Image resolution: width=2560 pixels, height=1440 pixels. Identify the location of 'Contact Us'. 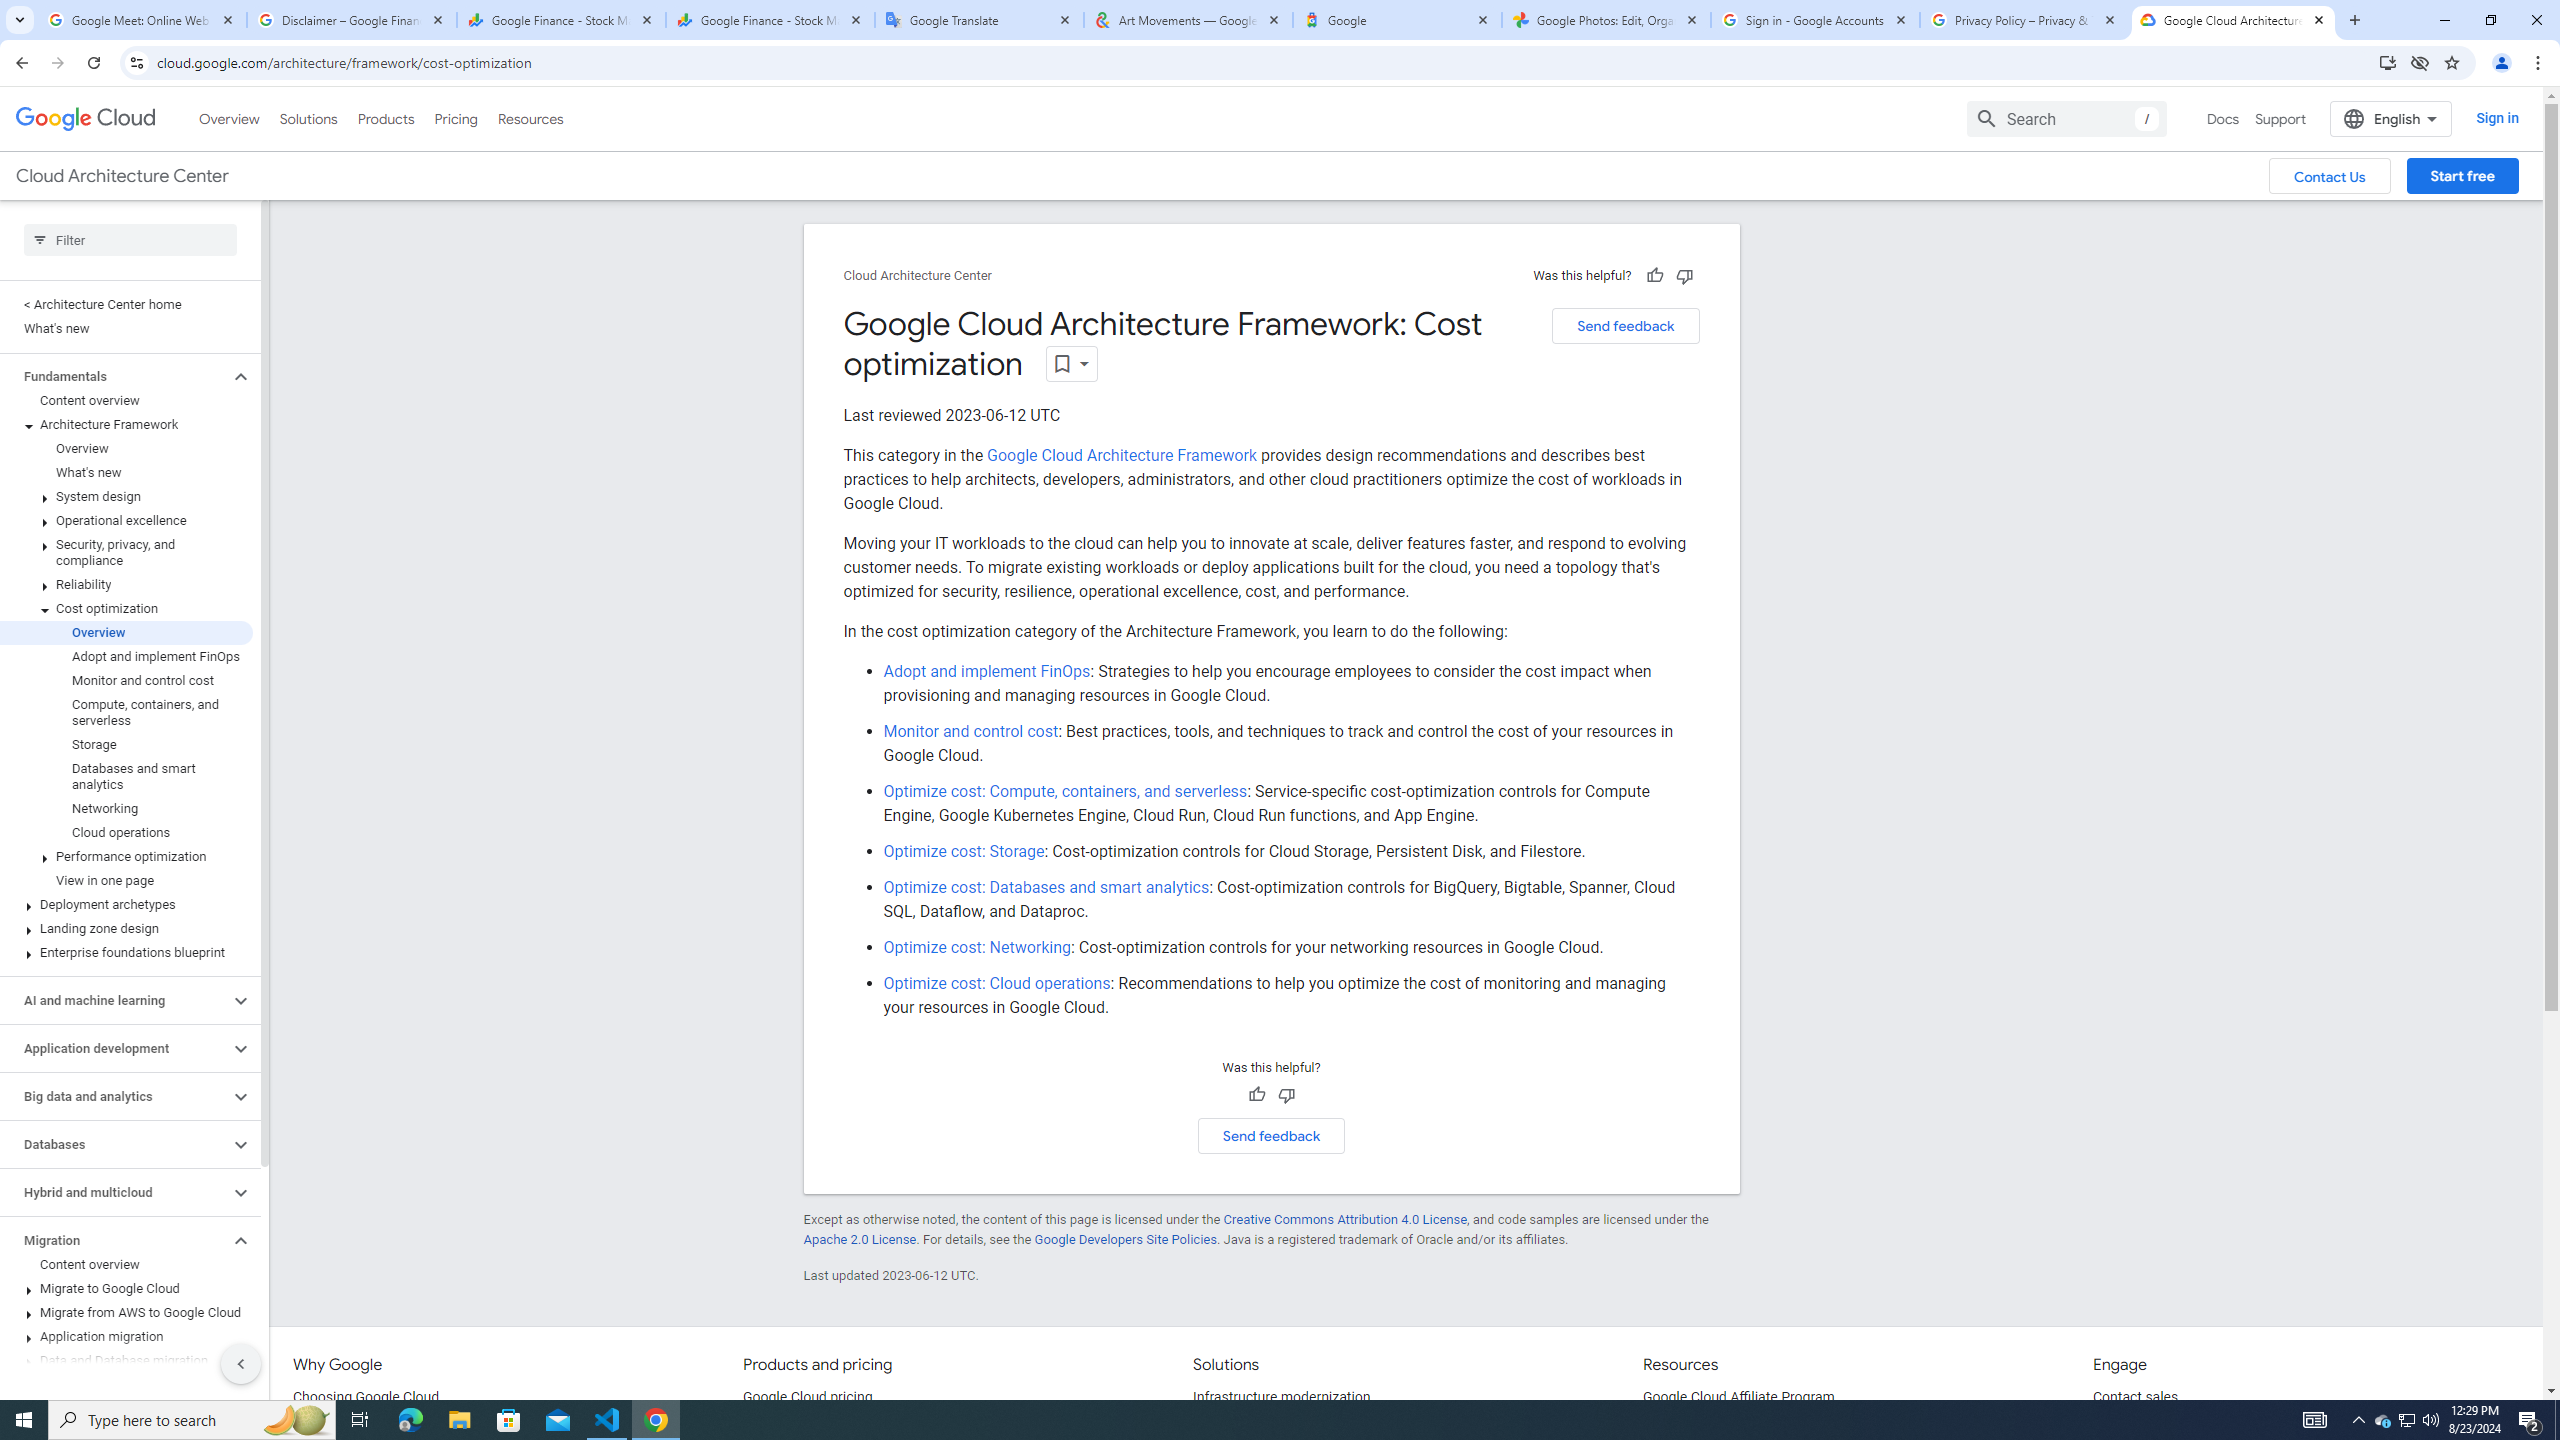
(2328, 176).